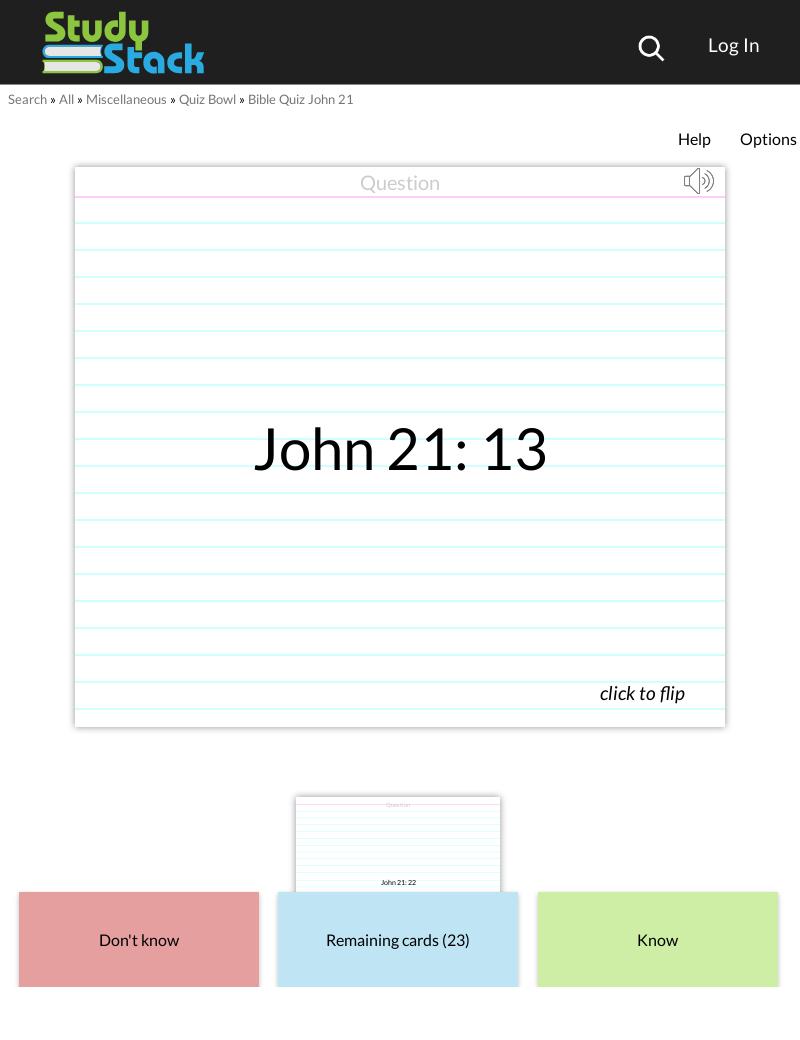  Describe the element at coordinates (641, 692) in the screenshot. I see `'click to flip'` at that location.